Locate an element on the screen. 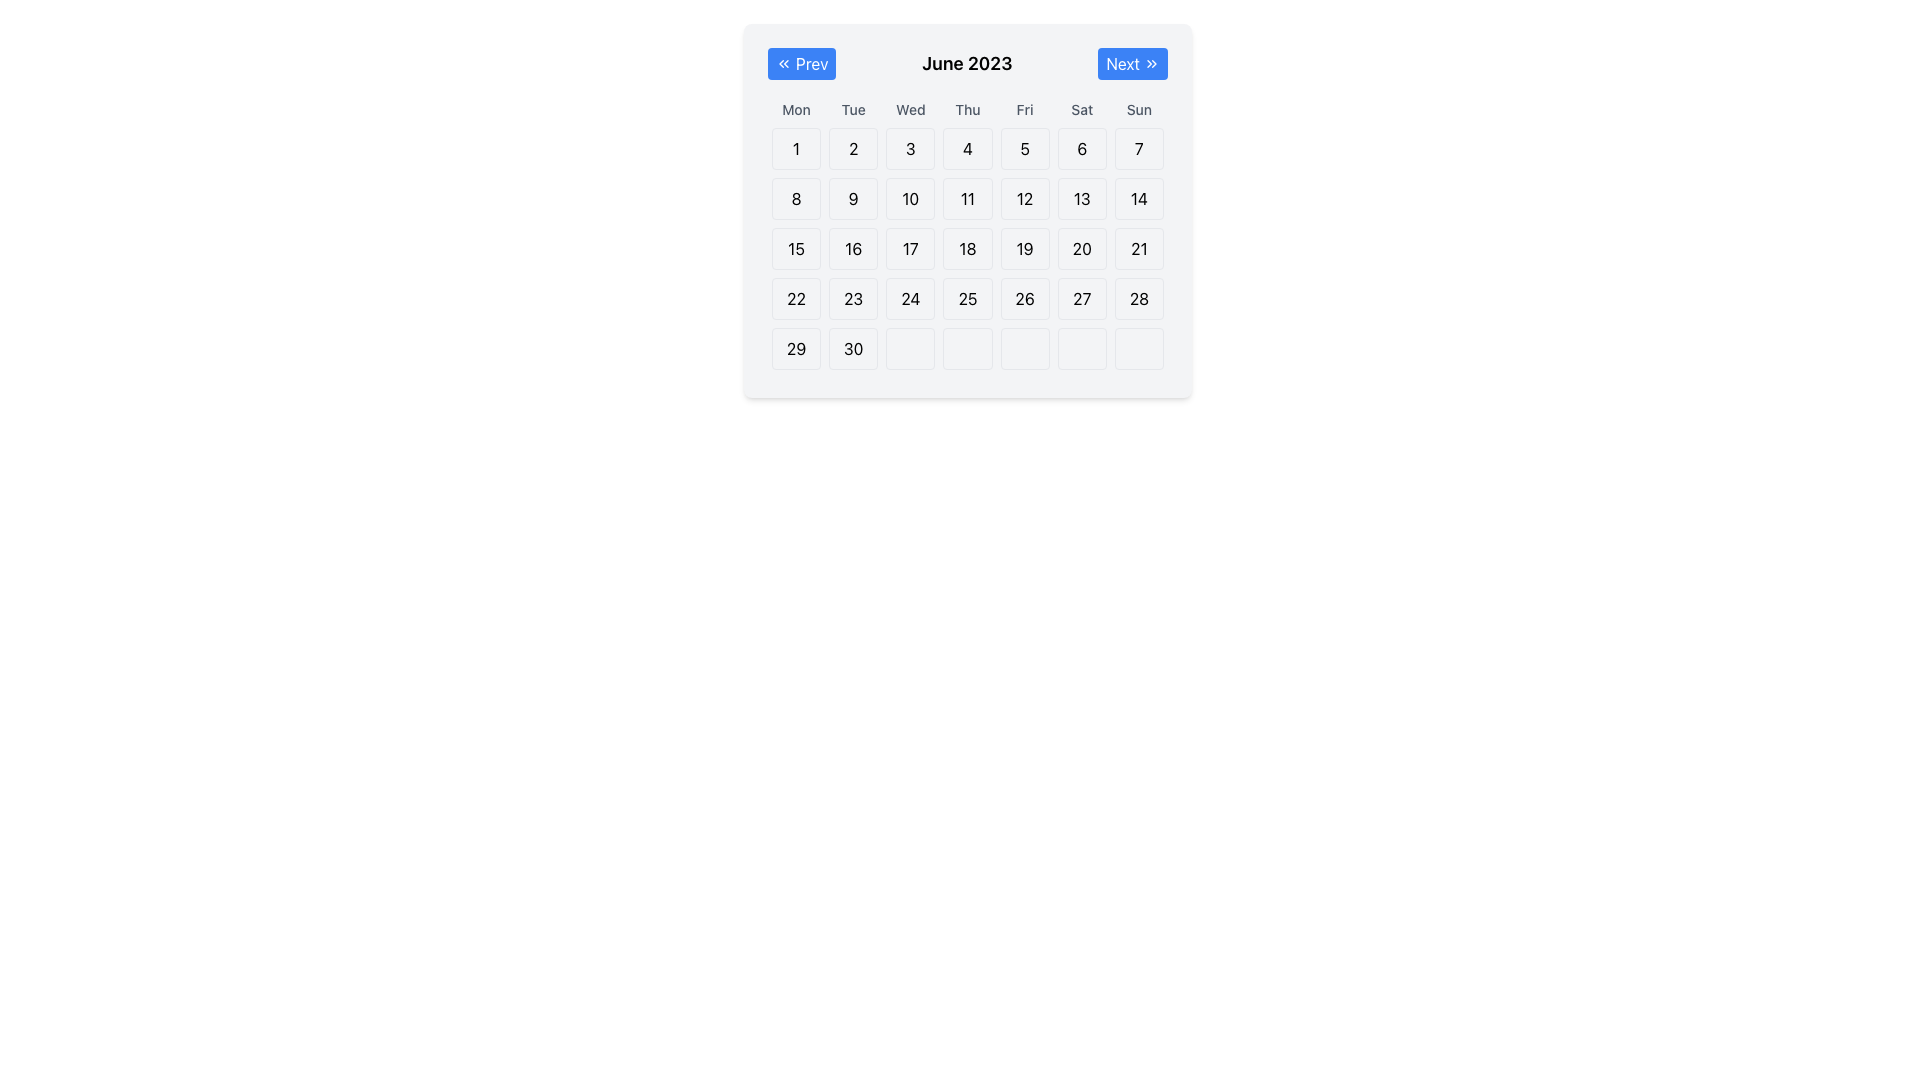  the backward navigation icon located within the 'Prev' button at the top-left section of the calendar interface is located at coordinates (782, 63).